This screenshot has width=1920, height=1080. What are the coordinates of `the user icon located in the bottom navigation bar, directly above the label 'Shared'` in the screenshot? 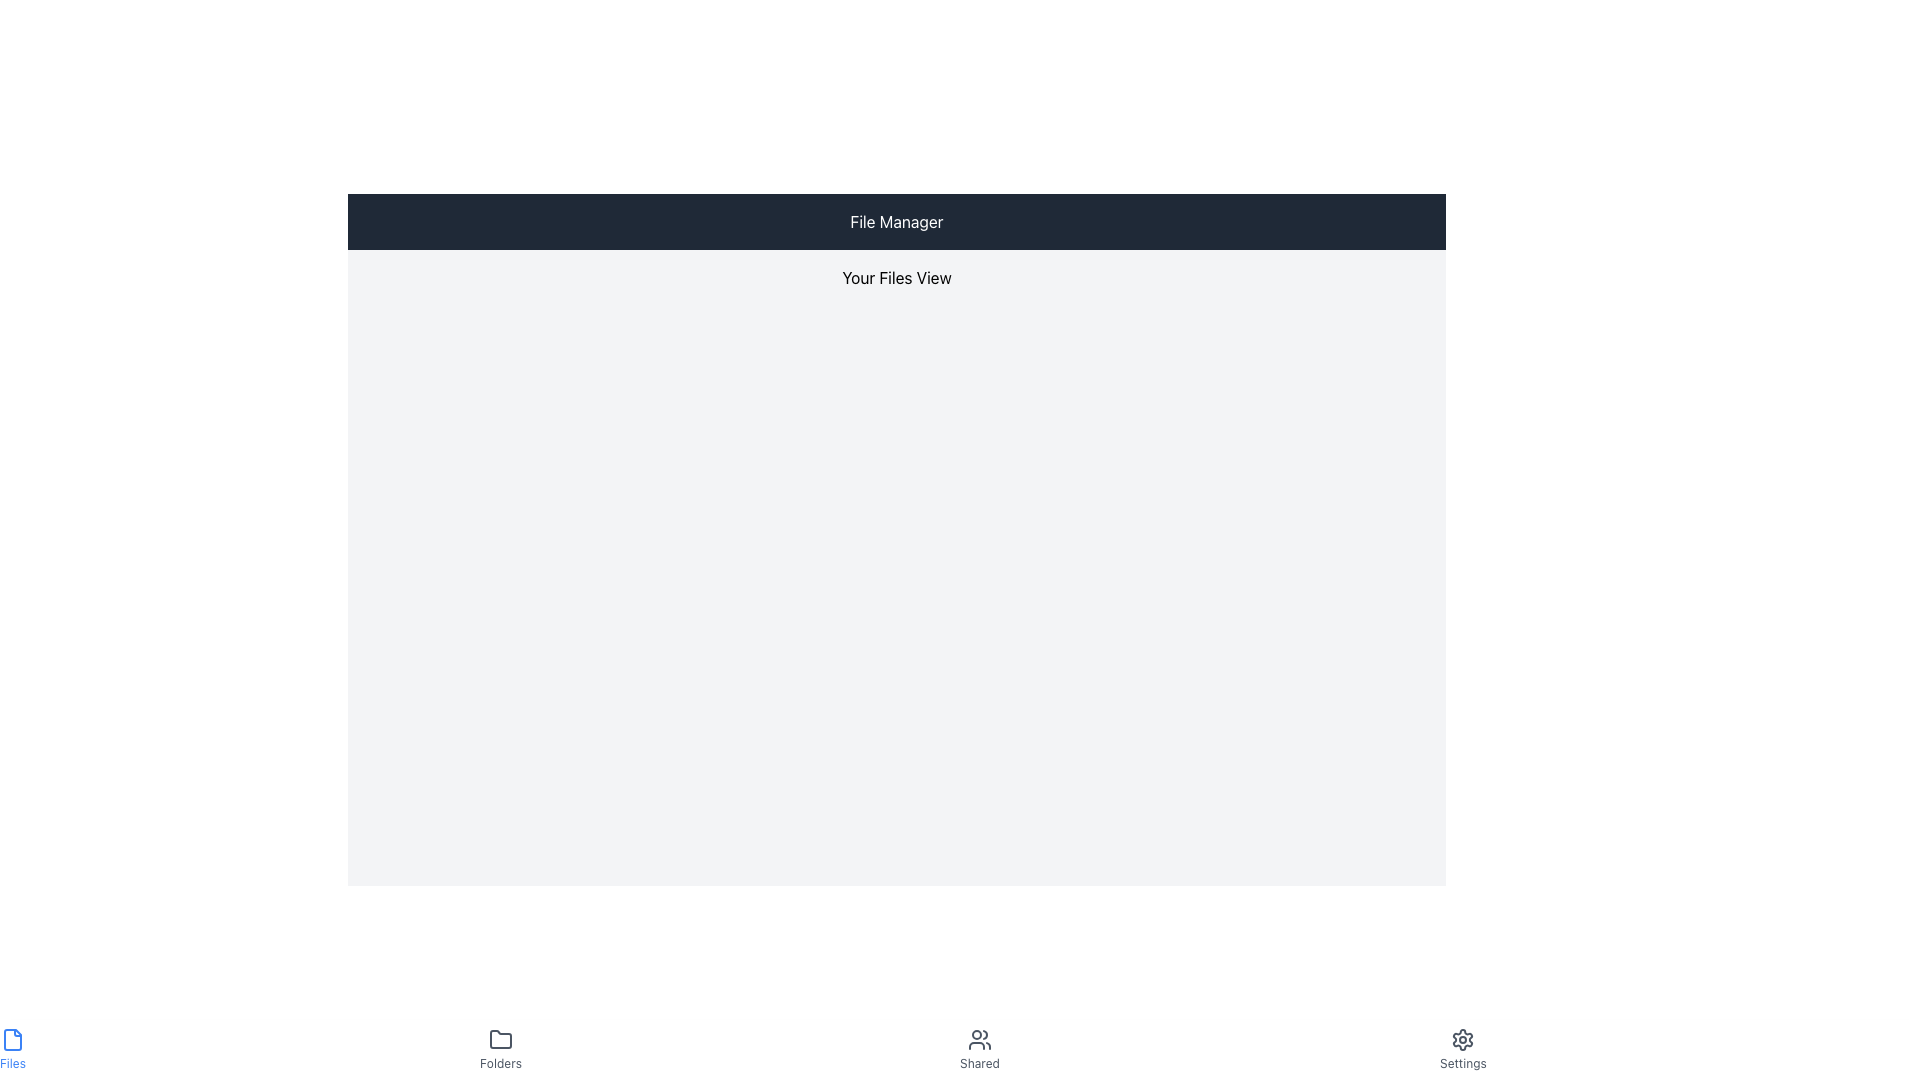 It's located at (979, 1039).